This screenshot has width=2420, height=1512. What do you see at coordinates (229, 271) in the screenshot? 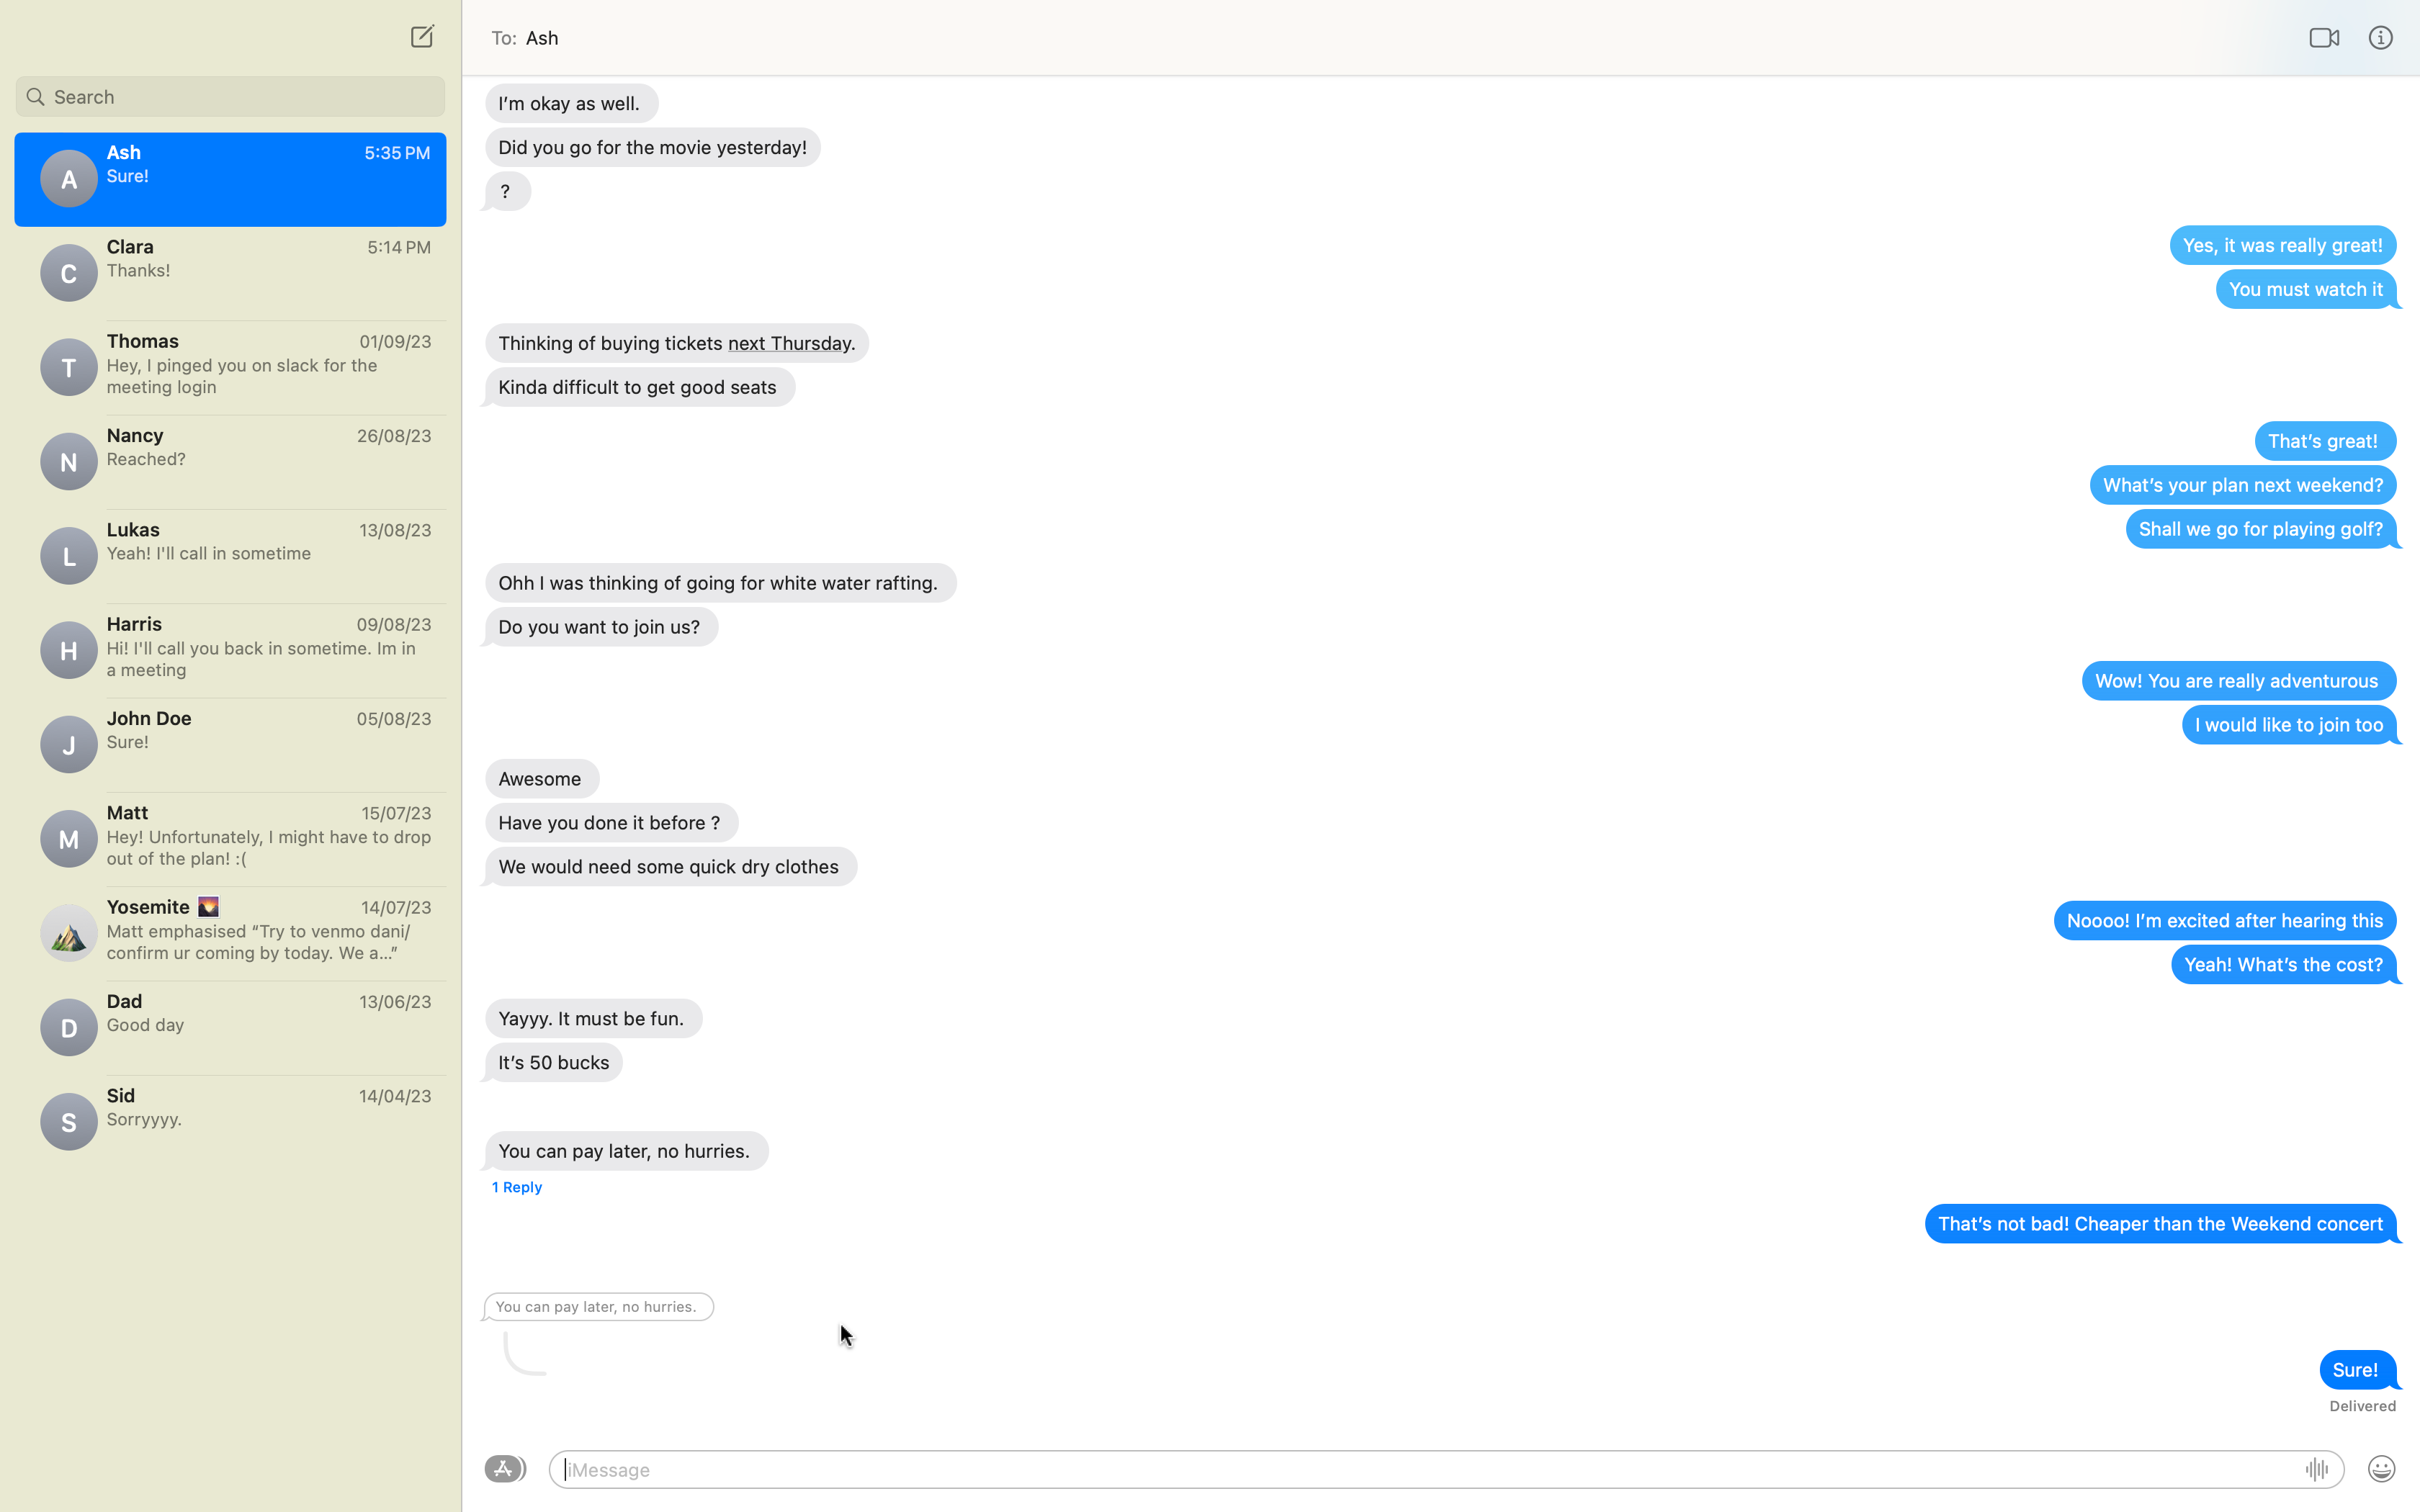
I see `Write a message to Clara with the text "I have seen the movie, it was fantastic!` at bounding box center [229, 271].